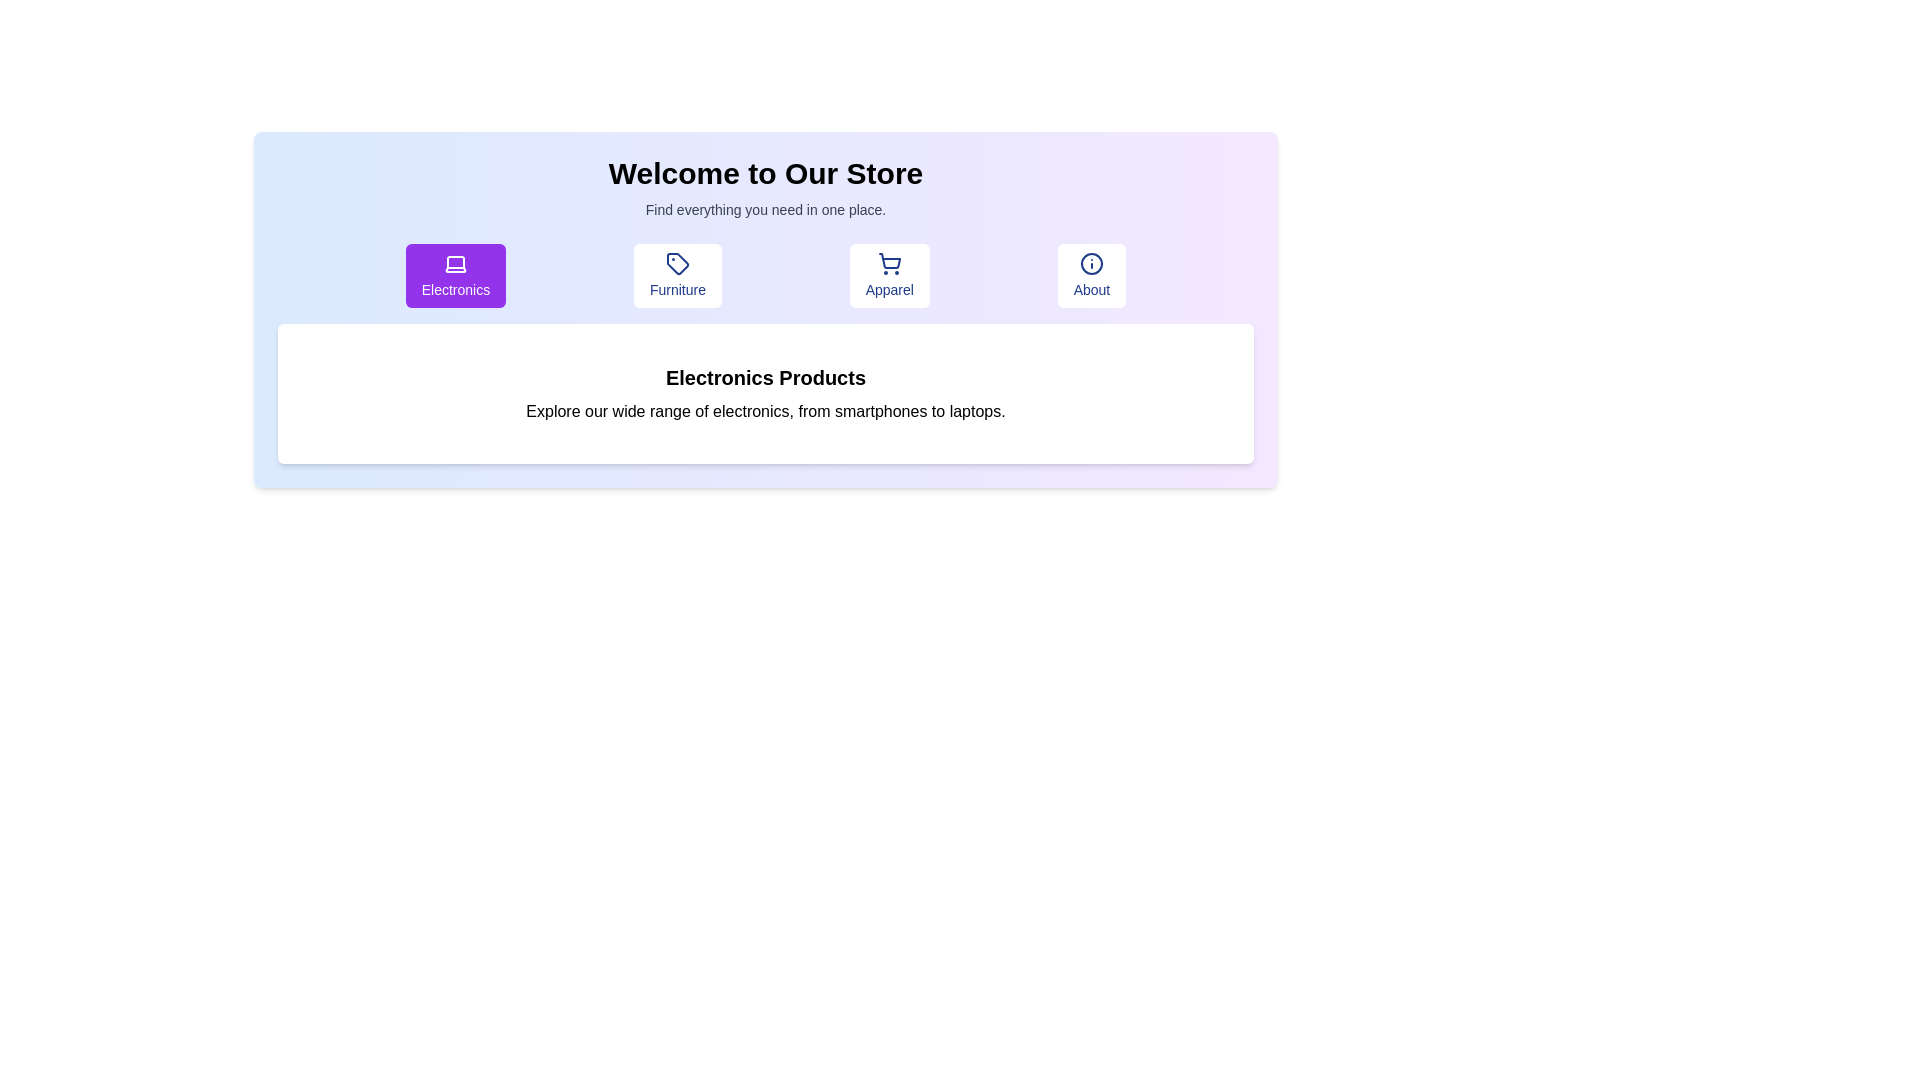  Describe the element at coordinates (1090, 262) in the screenshot. I see `the 'About' icon, which is centrally positioned within the tile labeled 'About' and represents information about the section` at that location.